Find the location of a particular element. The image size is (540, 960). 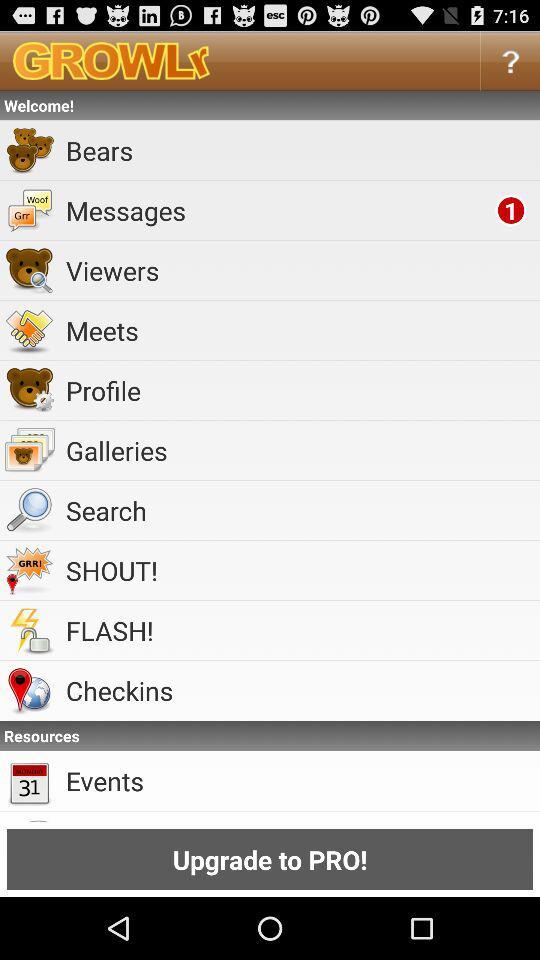

messages is located at coordinates (276, 210).